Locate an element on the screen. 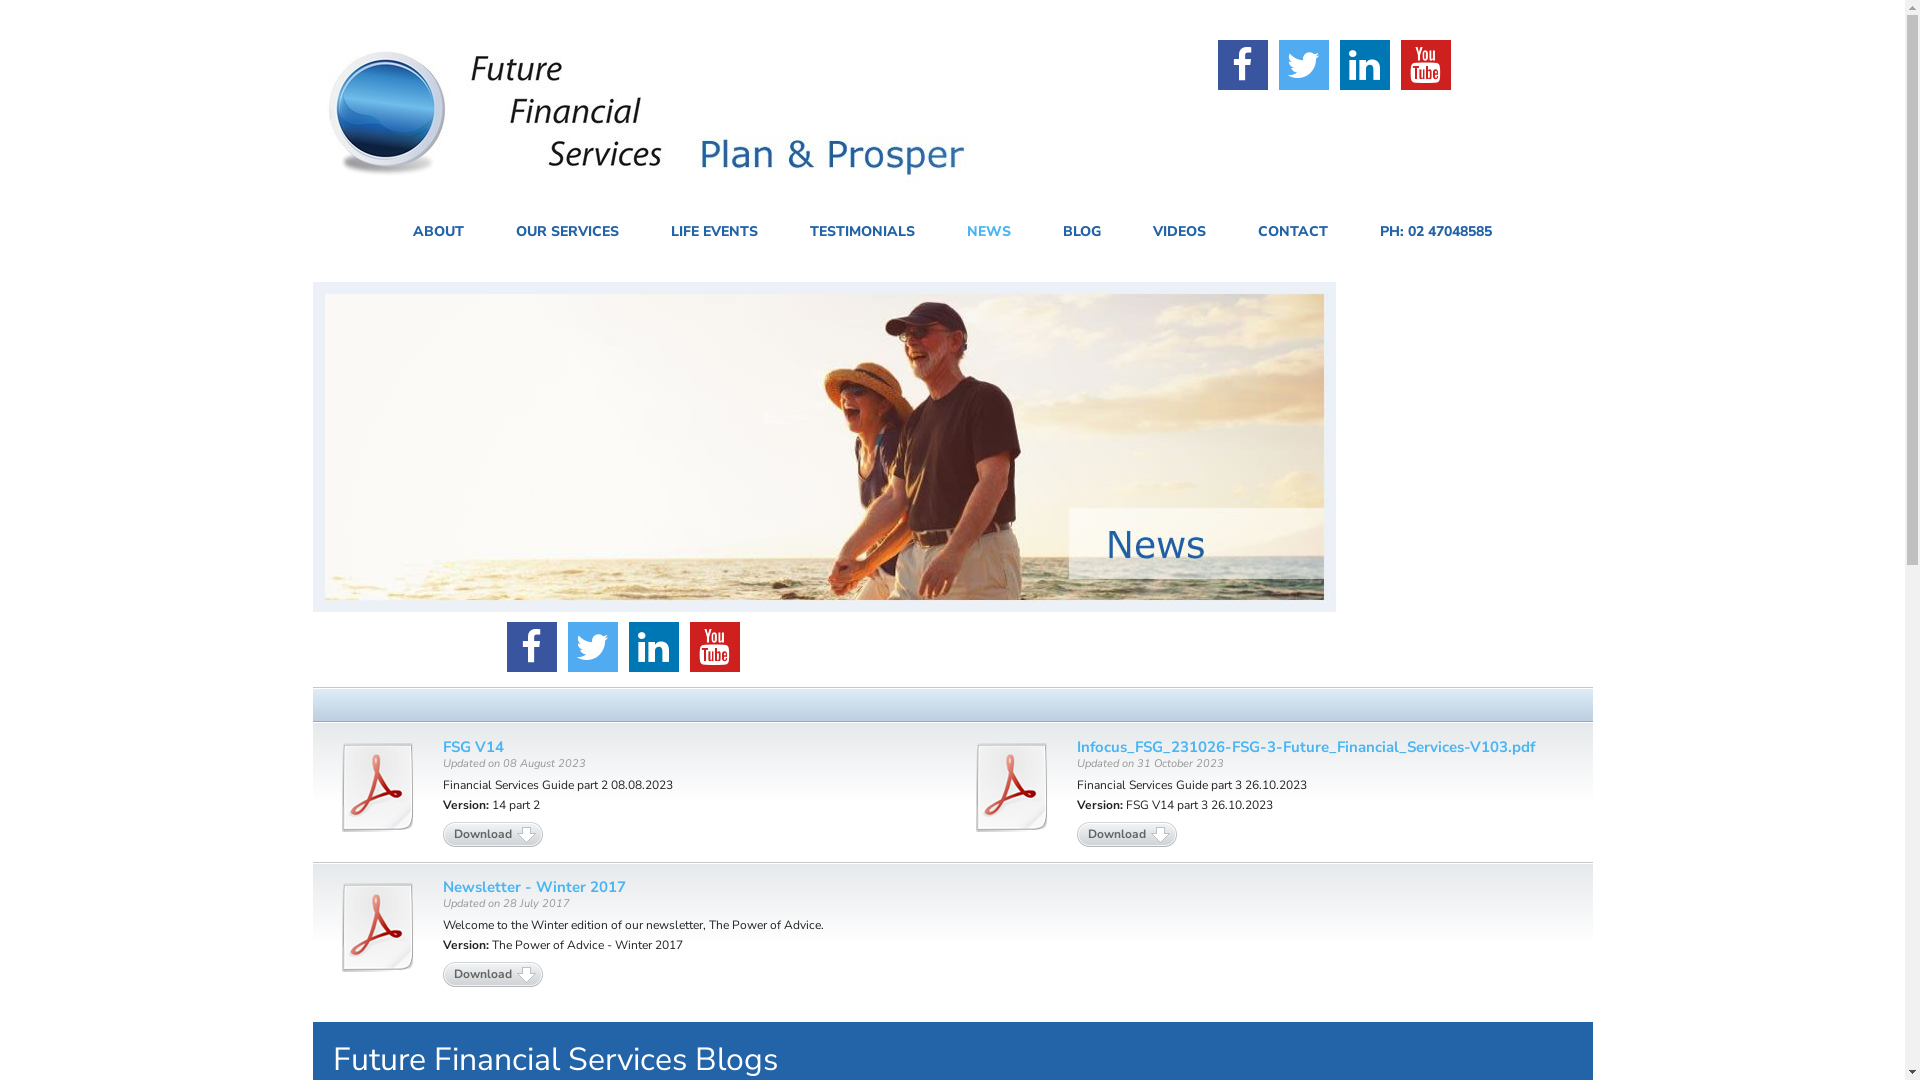 This screenshot has width=1920, height=1080. 'Download' is located at coordinates (1075, 834).